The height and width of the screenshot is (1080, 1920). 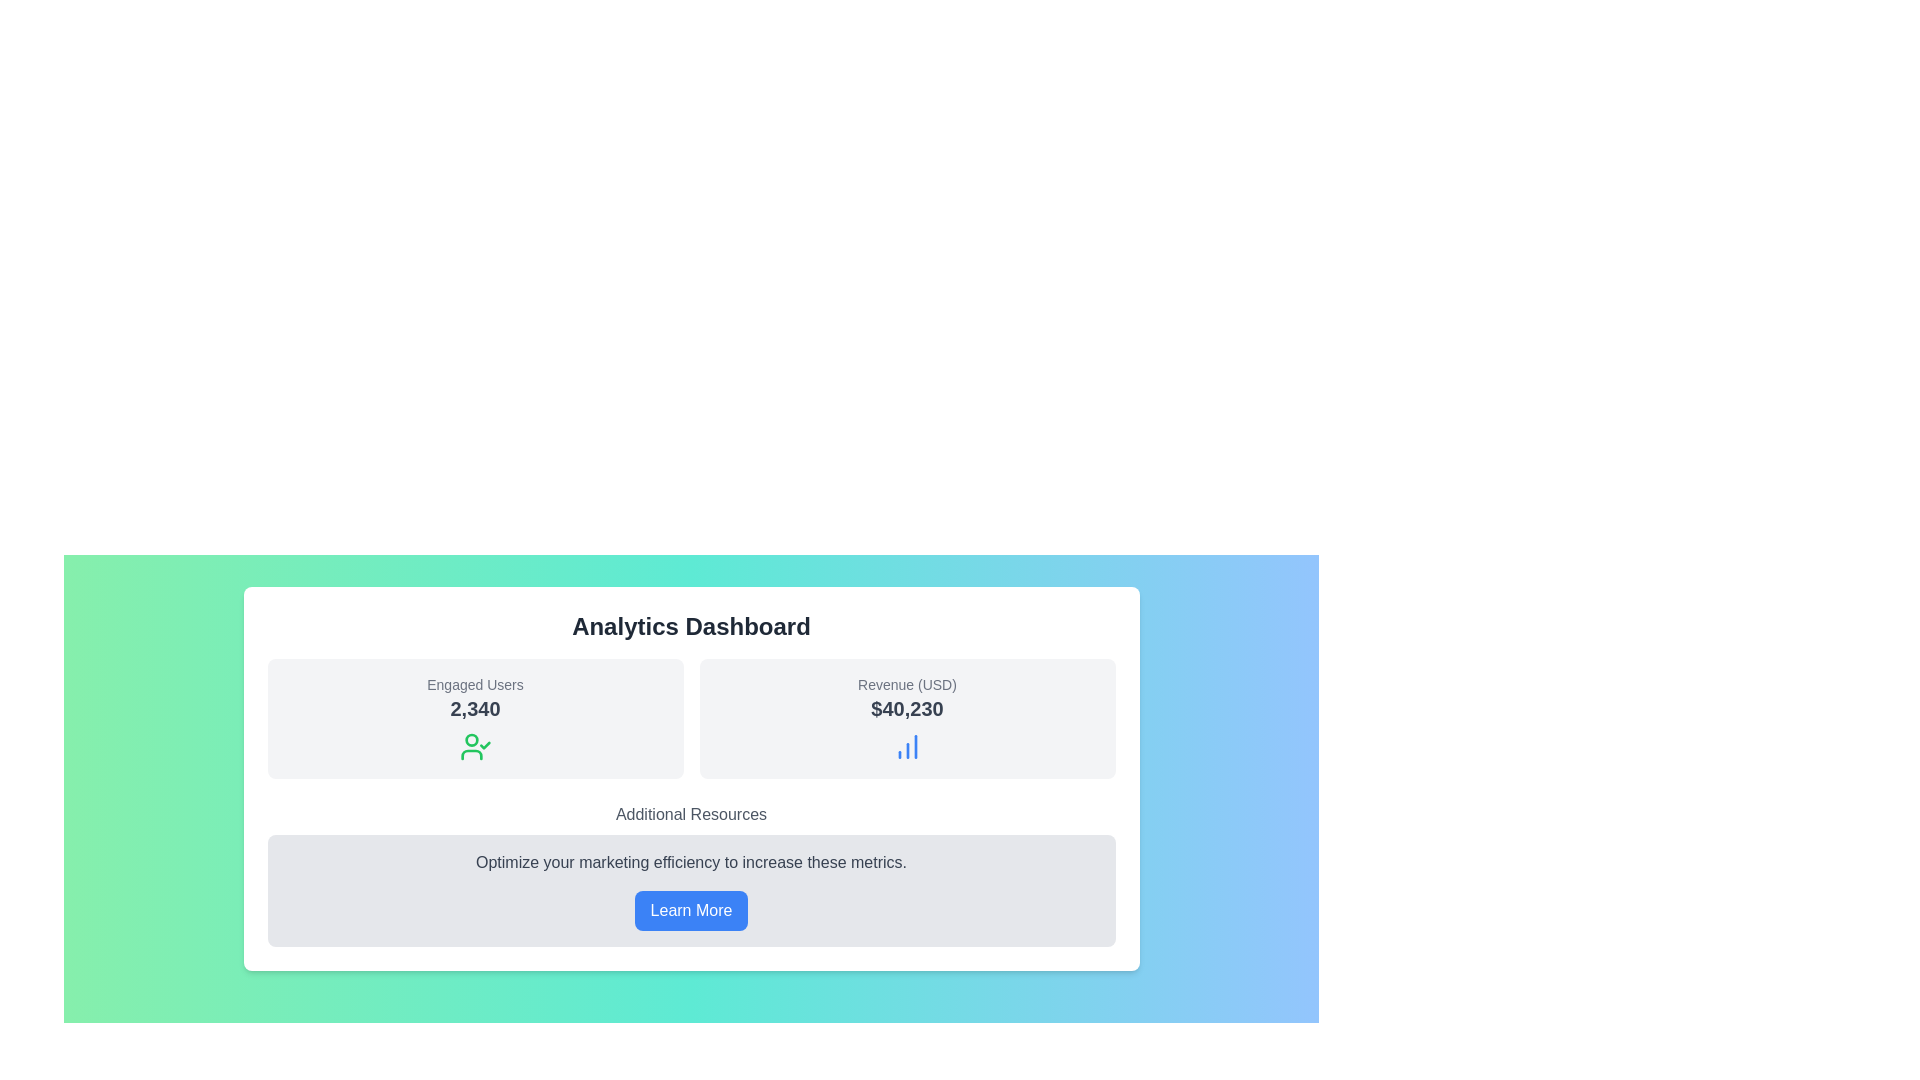 What do you see at coordinates (474, 684) in the screenshot?
I see `the label displaying 'Engaged Users' located in the upper part of the card component on the left side of the dashboard` at bounding box center [474, 684].